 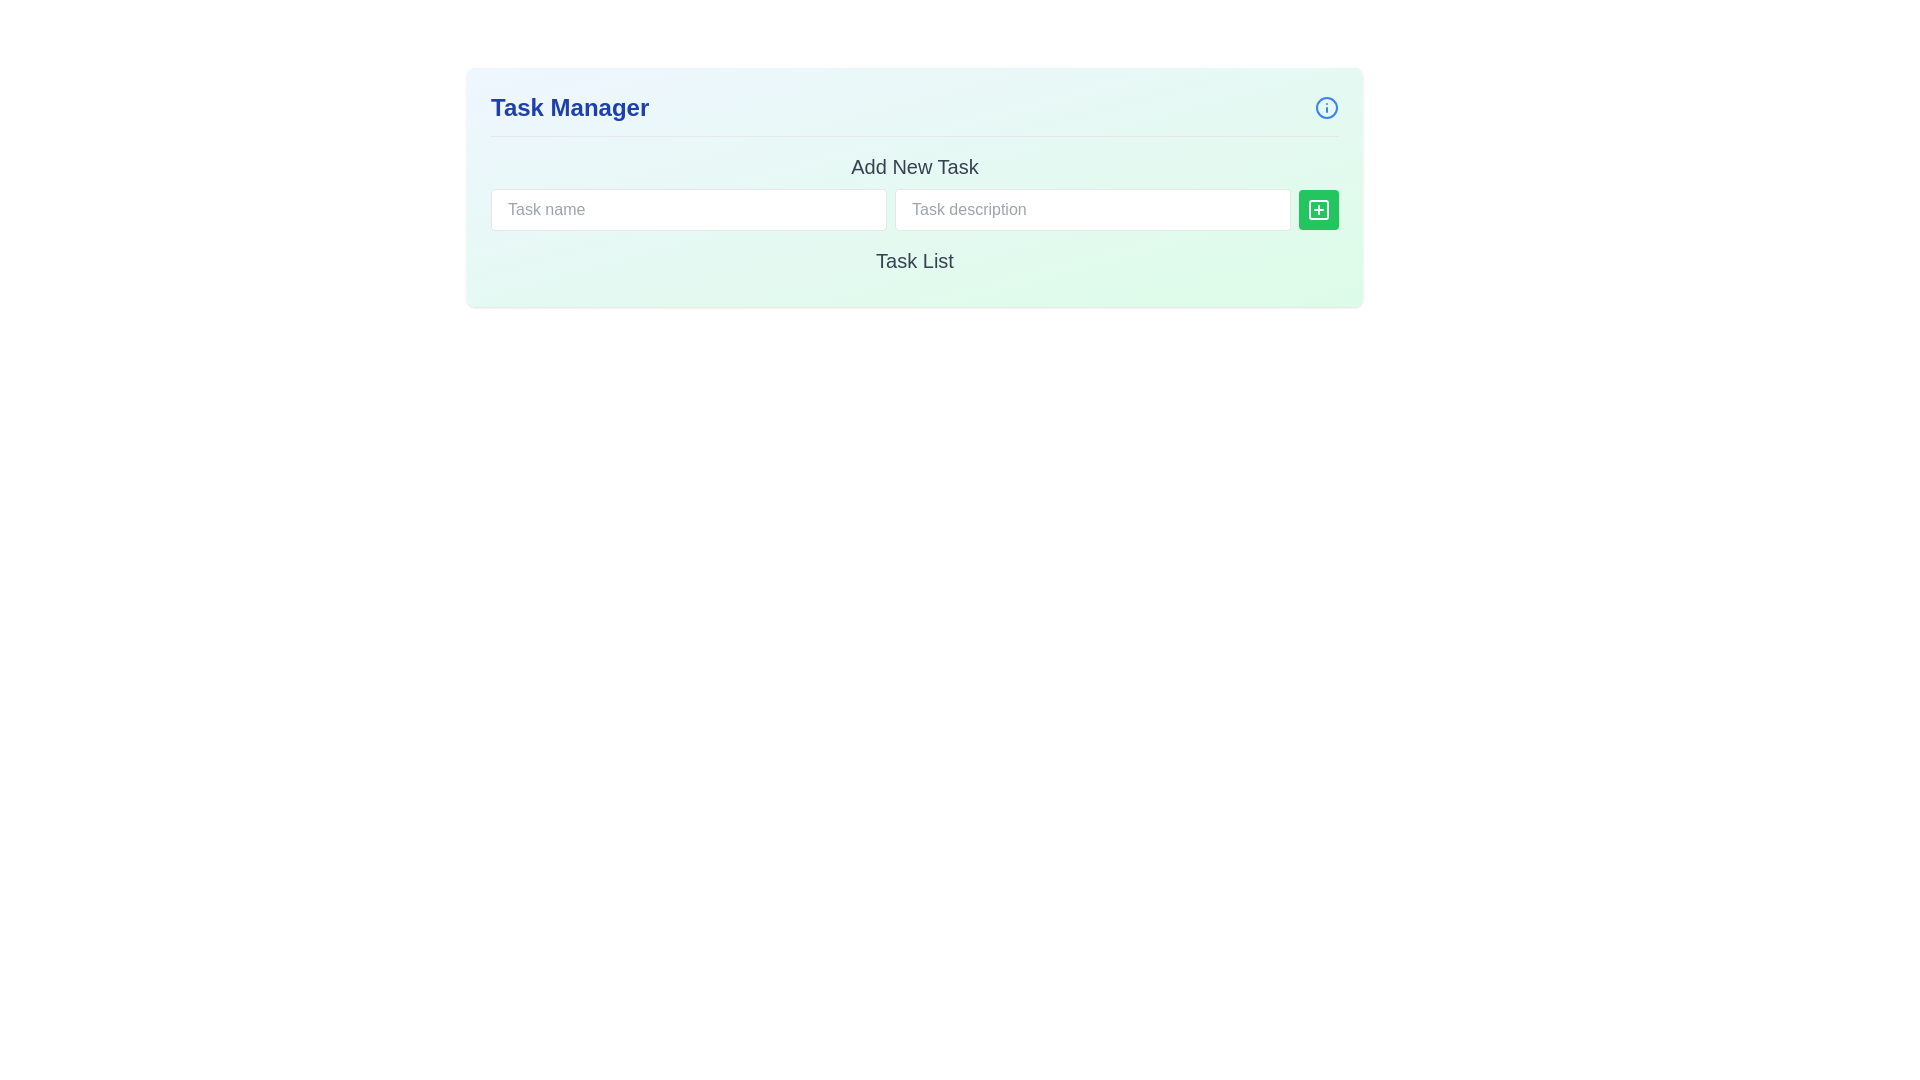 I want to click on the circular graphical shape located at the top-right area of the application interface, so click(x=1326, y=108).